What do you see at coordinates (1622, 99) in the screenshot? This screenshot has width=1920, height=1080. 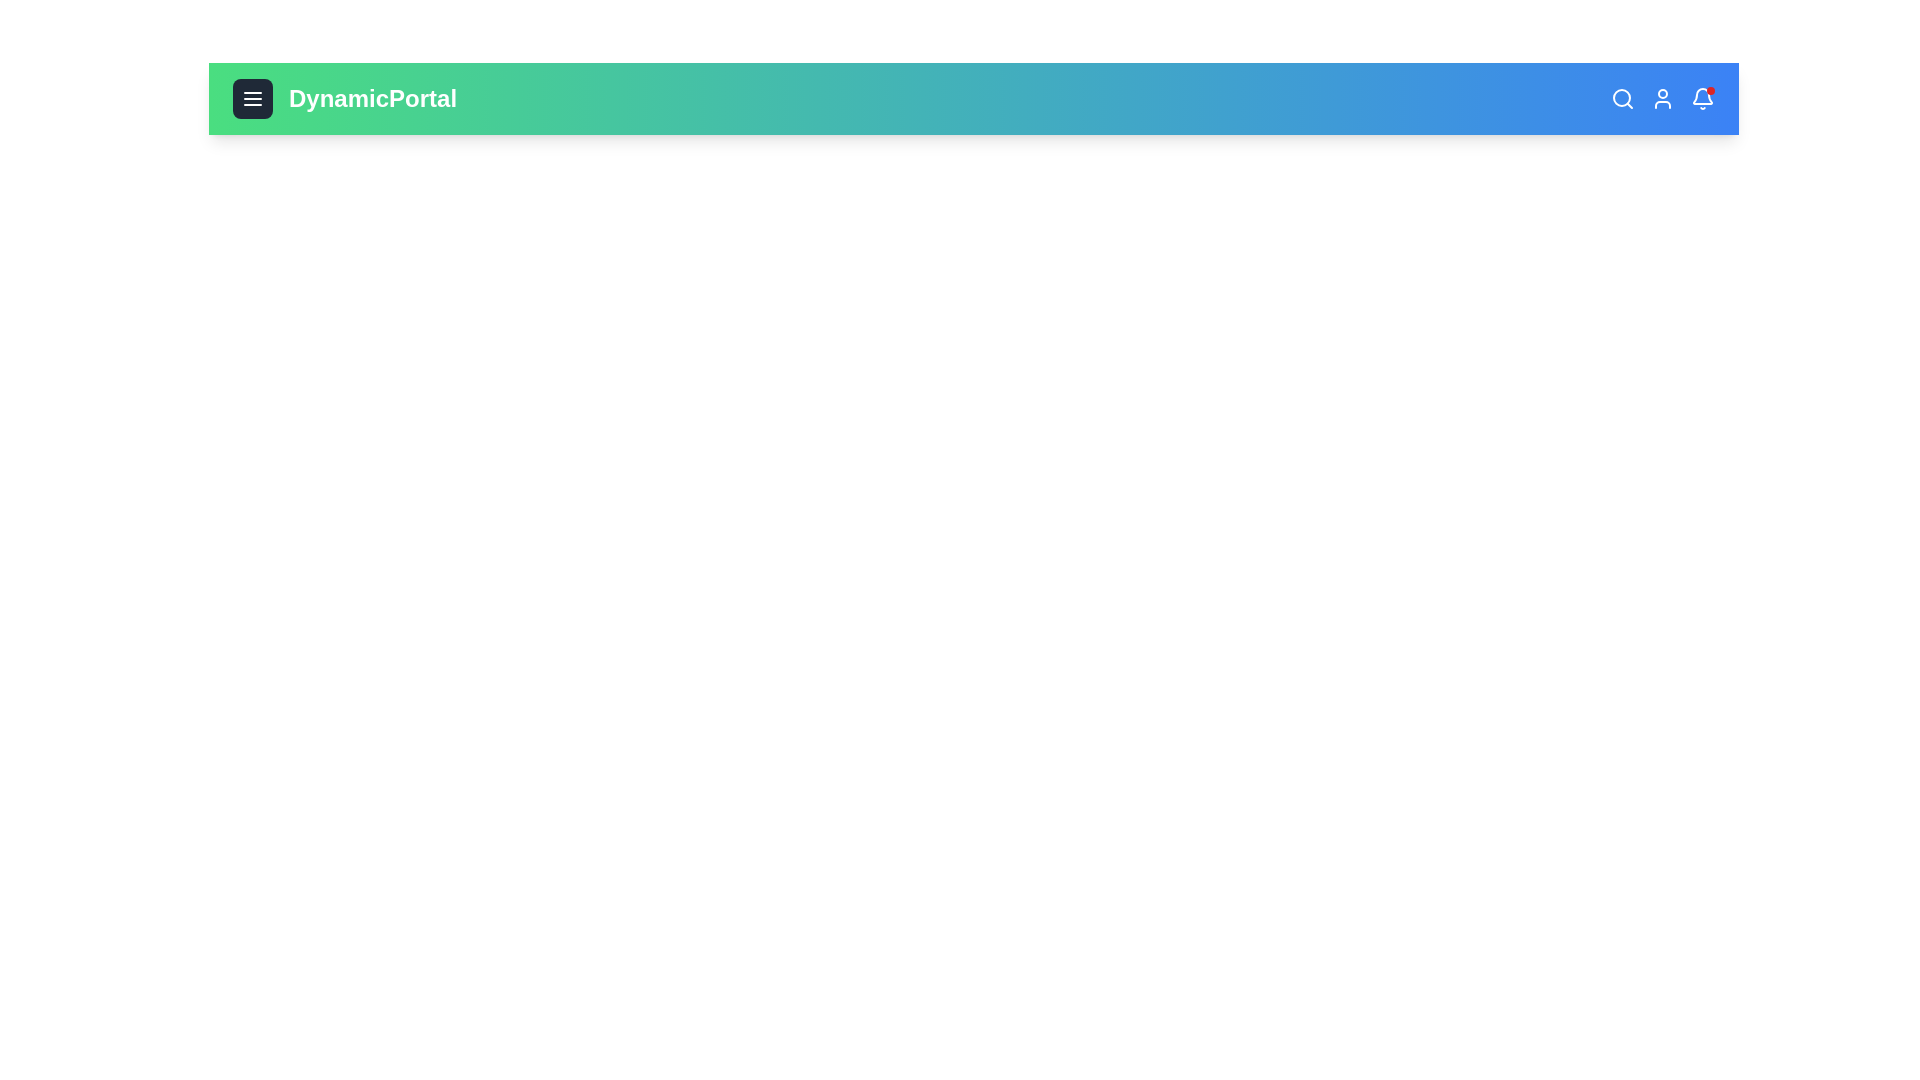 I see `the search icon to initiate a search` at bounding box center [1622, 99].